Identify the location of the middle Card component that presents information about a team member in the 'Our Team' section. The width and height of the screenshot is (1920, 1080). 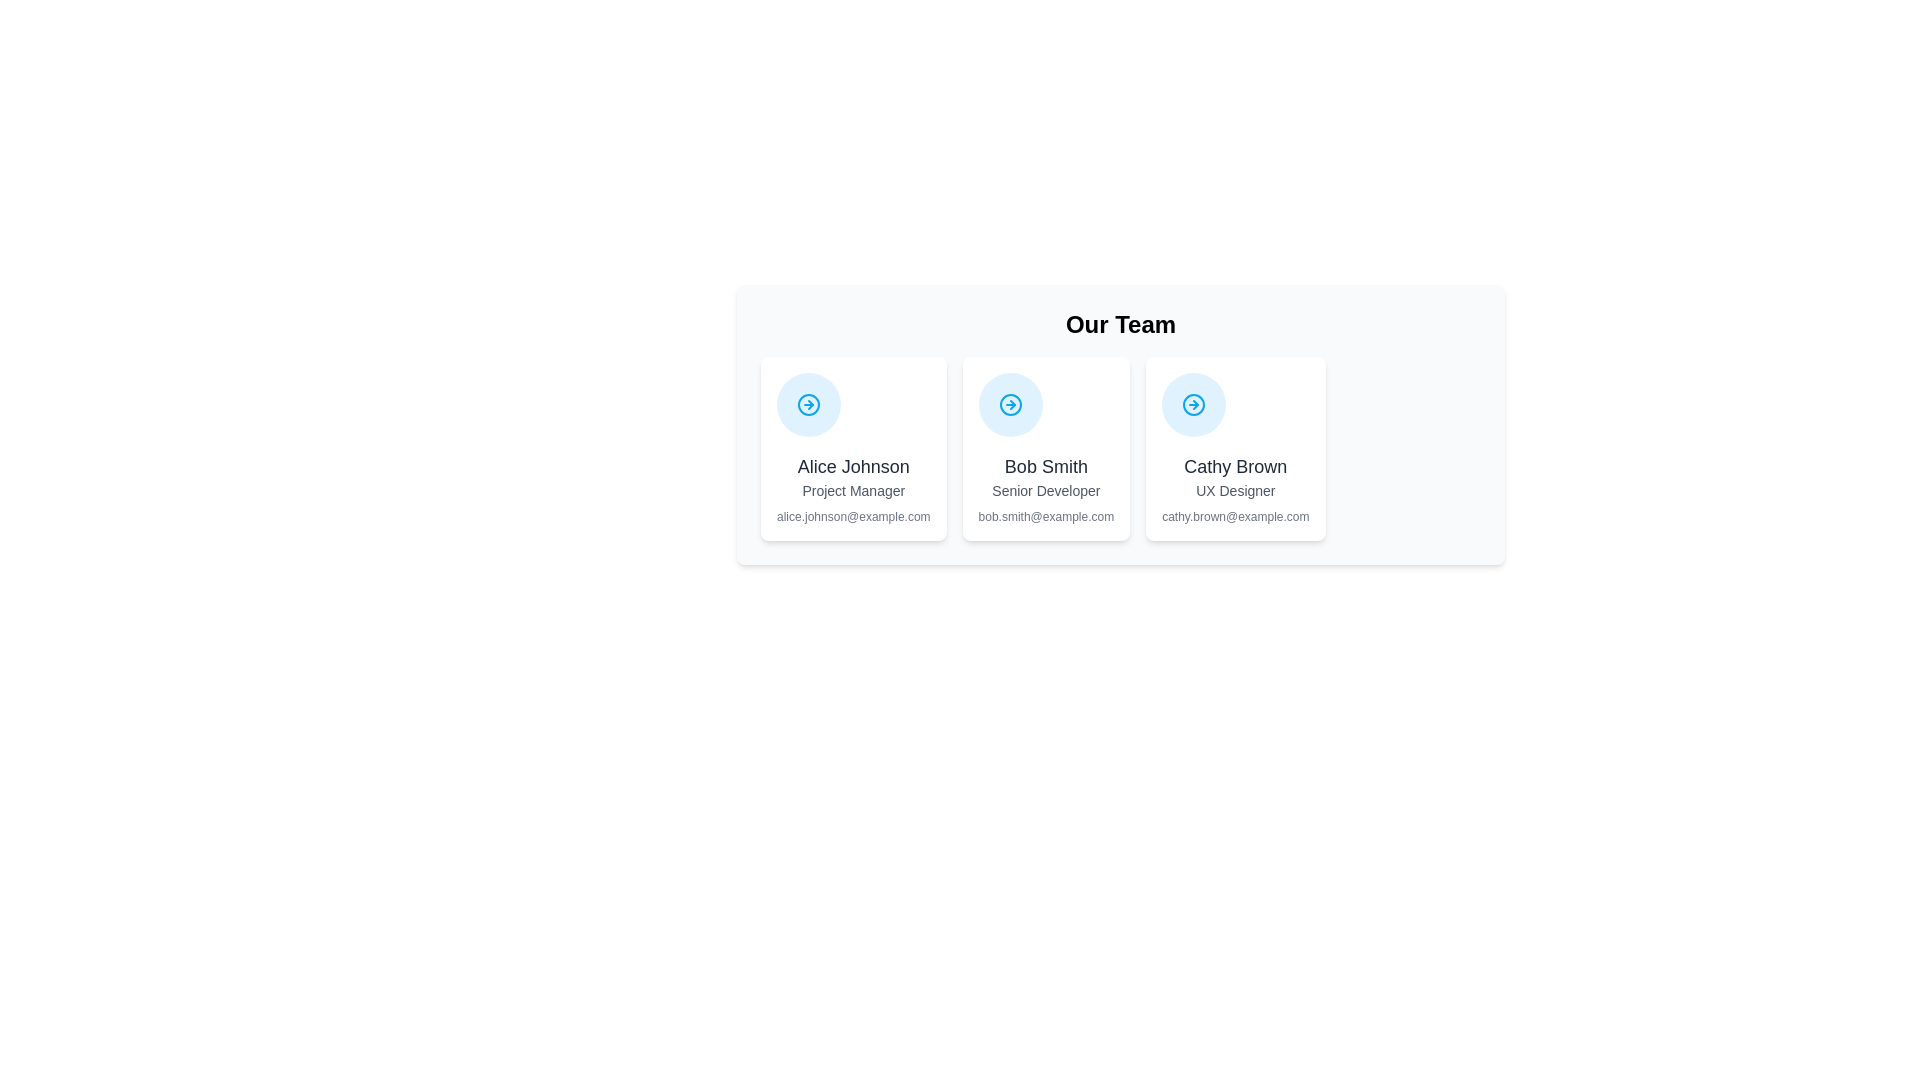
(1121, 423).